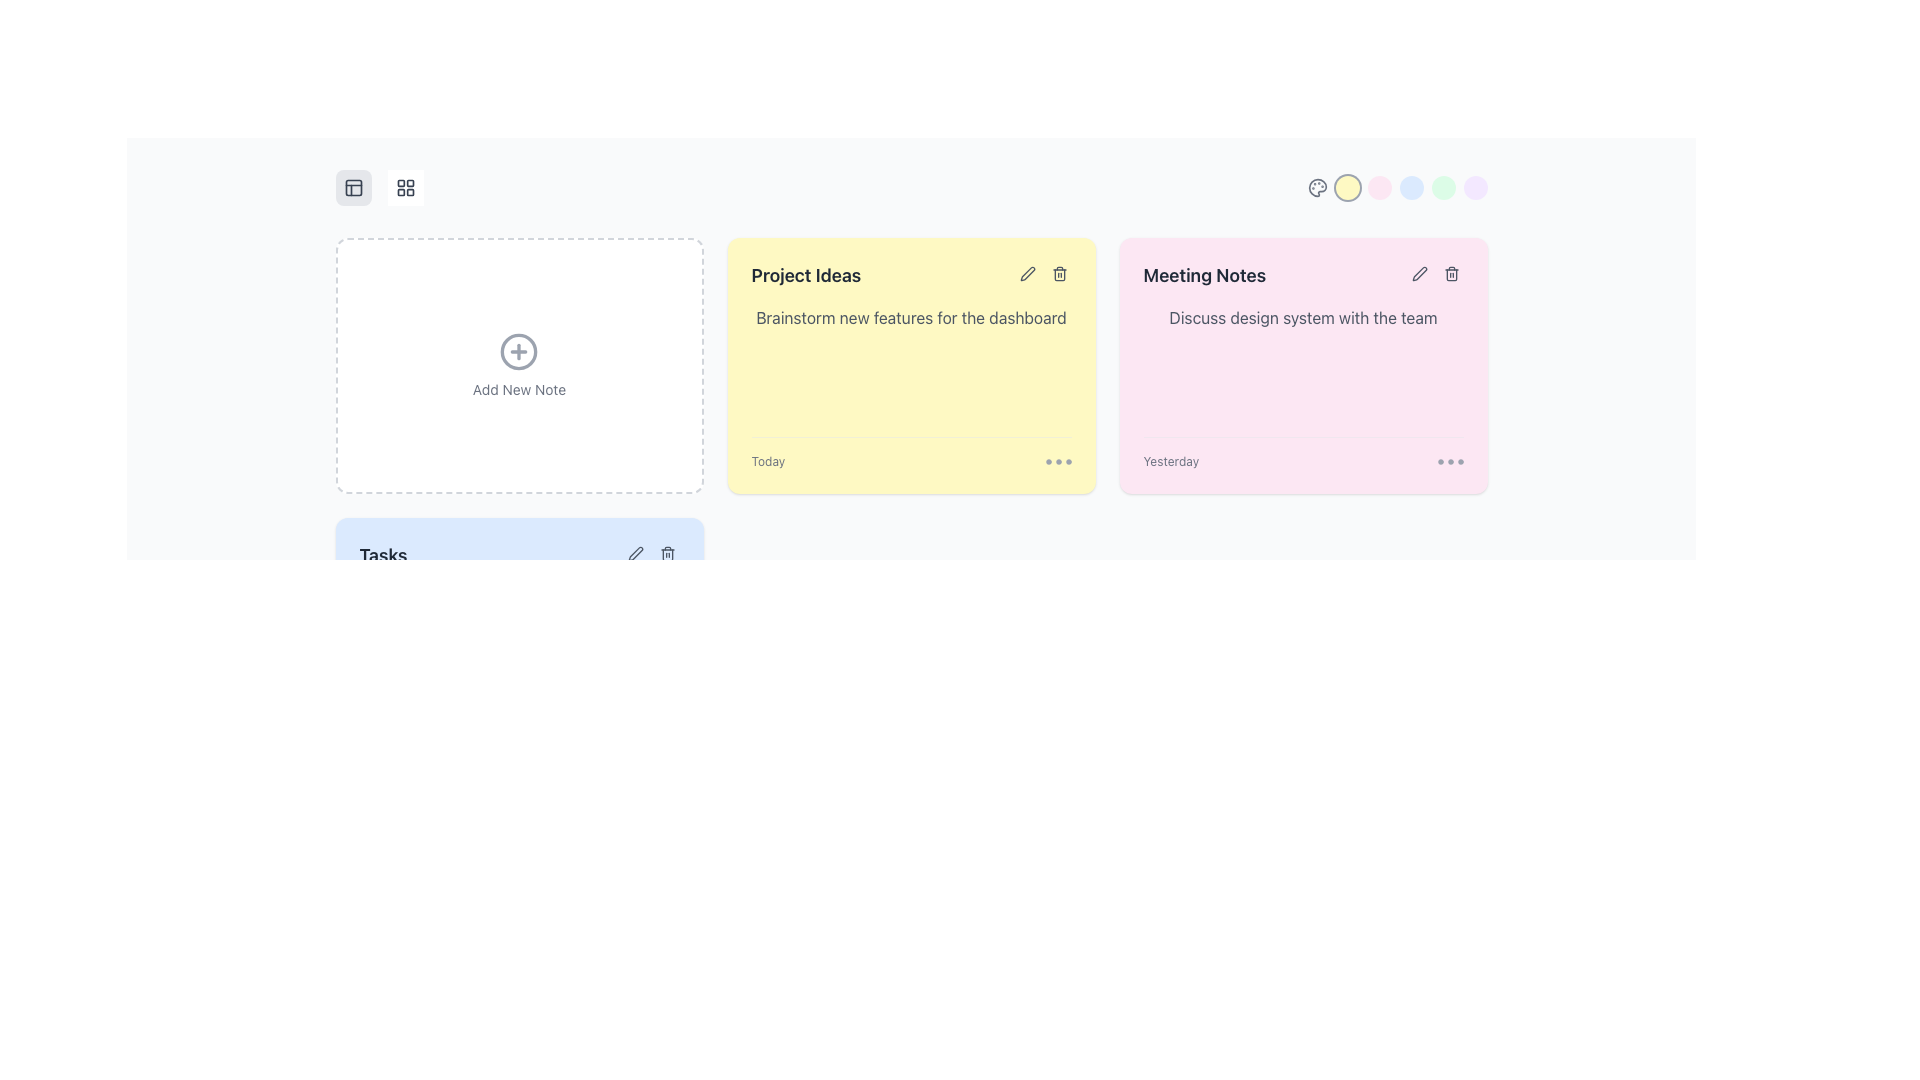 The height and width of the screenshot is (1080, 1920). What do you see at coordinates (651, 554) in the screenshot?
I see `the group of interactive buttons or icons located to the right of the 'Tasks' header for tooltip or visual feedback` at bounding box center [651, 554].